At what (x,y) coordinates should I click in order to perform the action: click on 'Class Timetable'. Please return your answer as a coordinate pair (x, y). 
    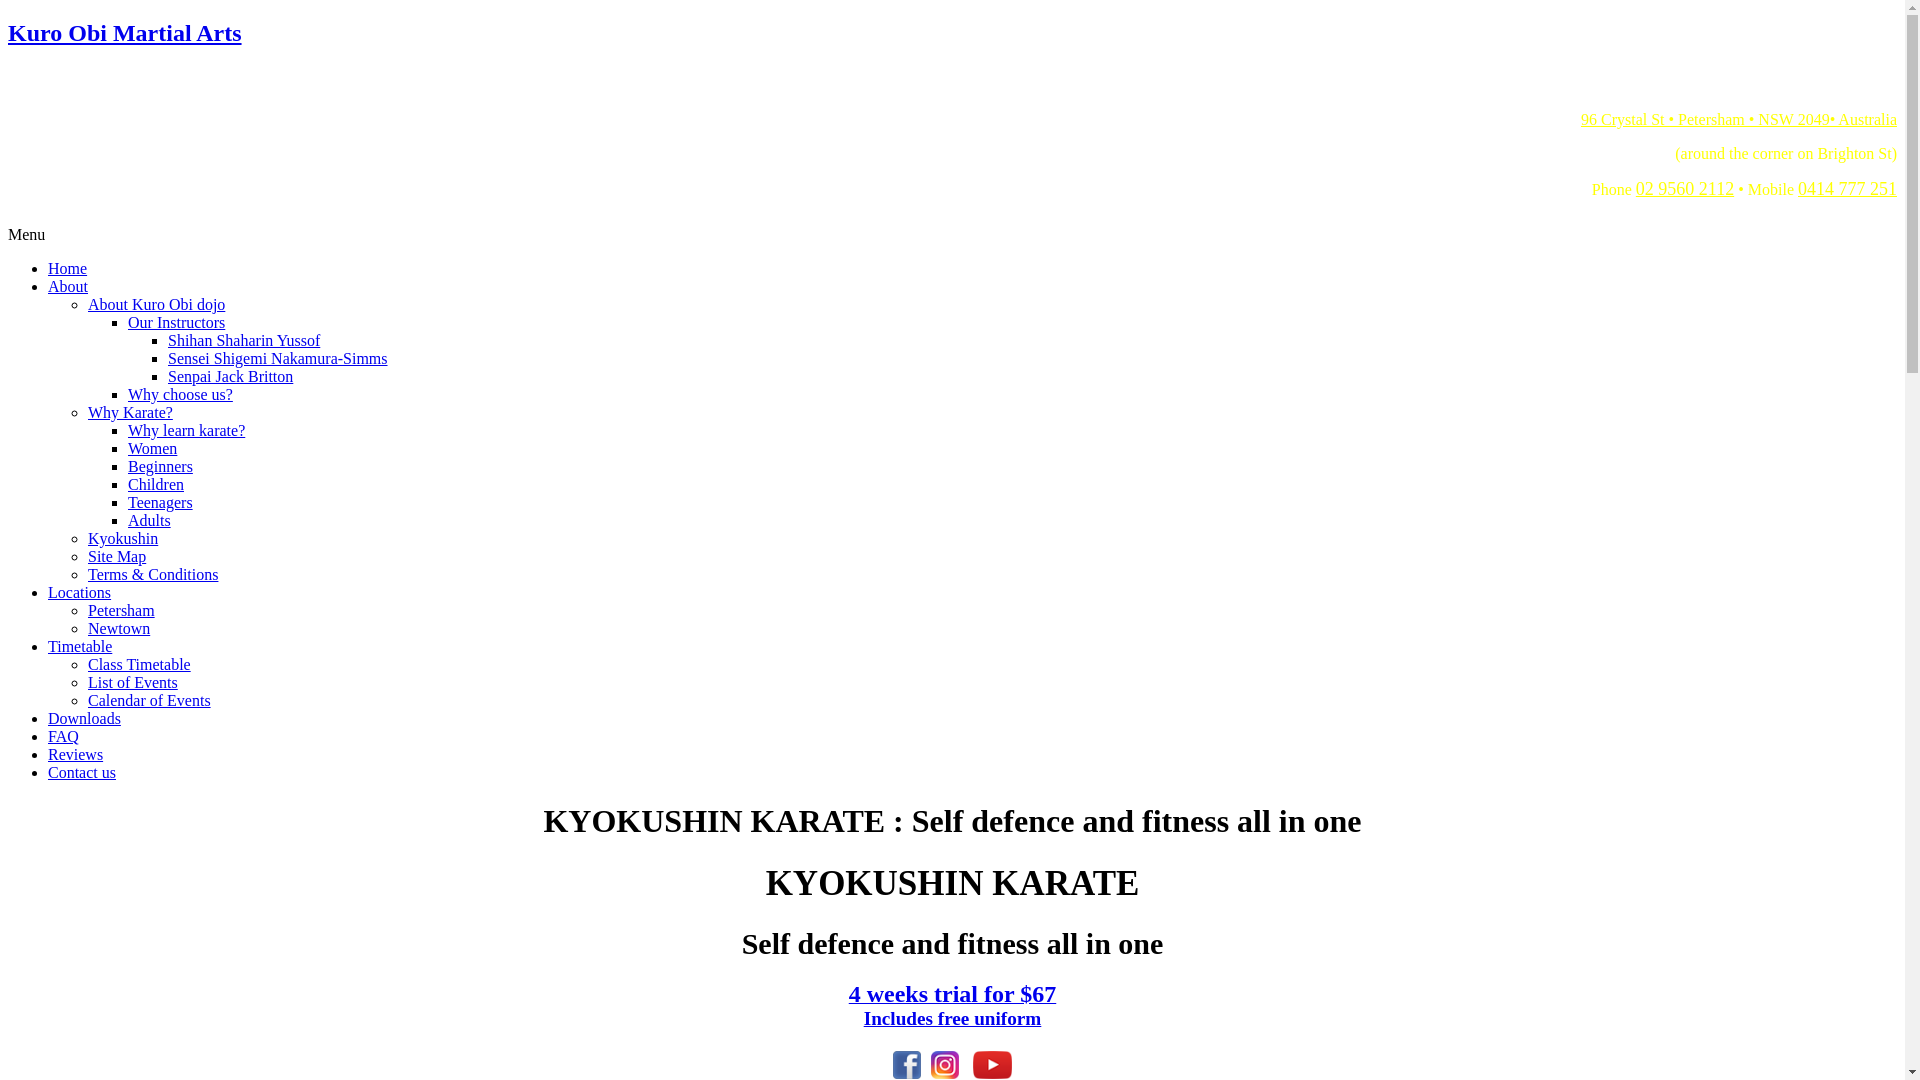
    Looking at the image, I should click on (138, 664).